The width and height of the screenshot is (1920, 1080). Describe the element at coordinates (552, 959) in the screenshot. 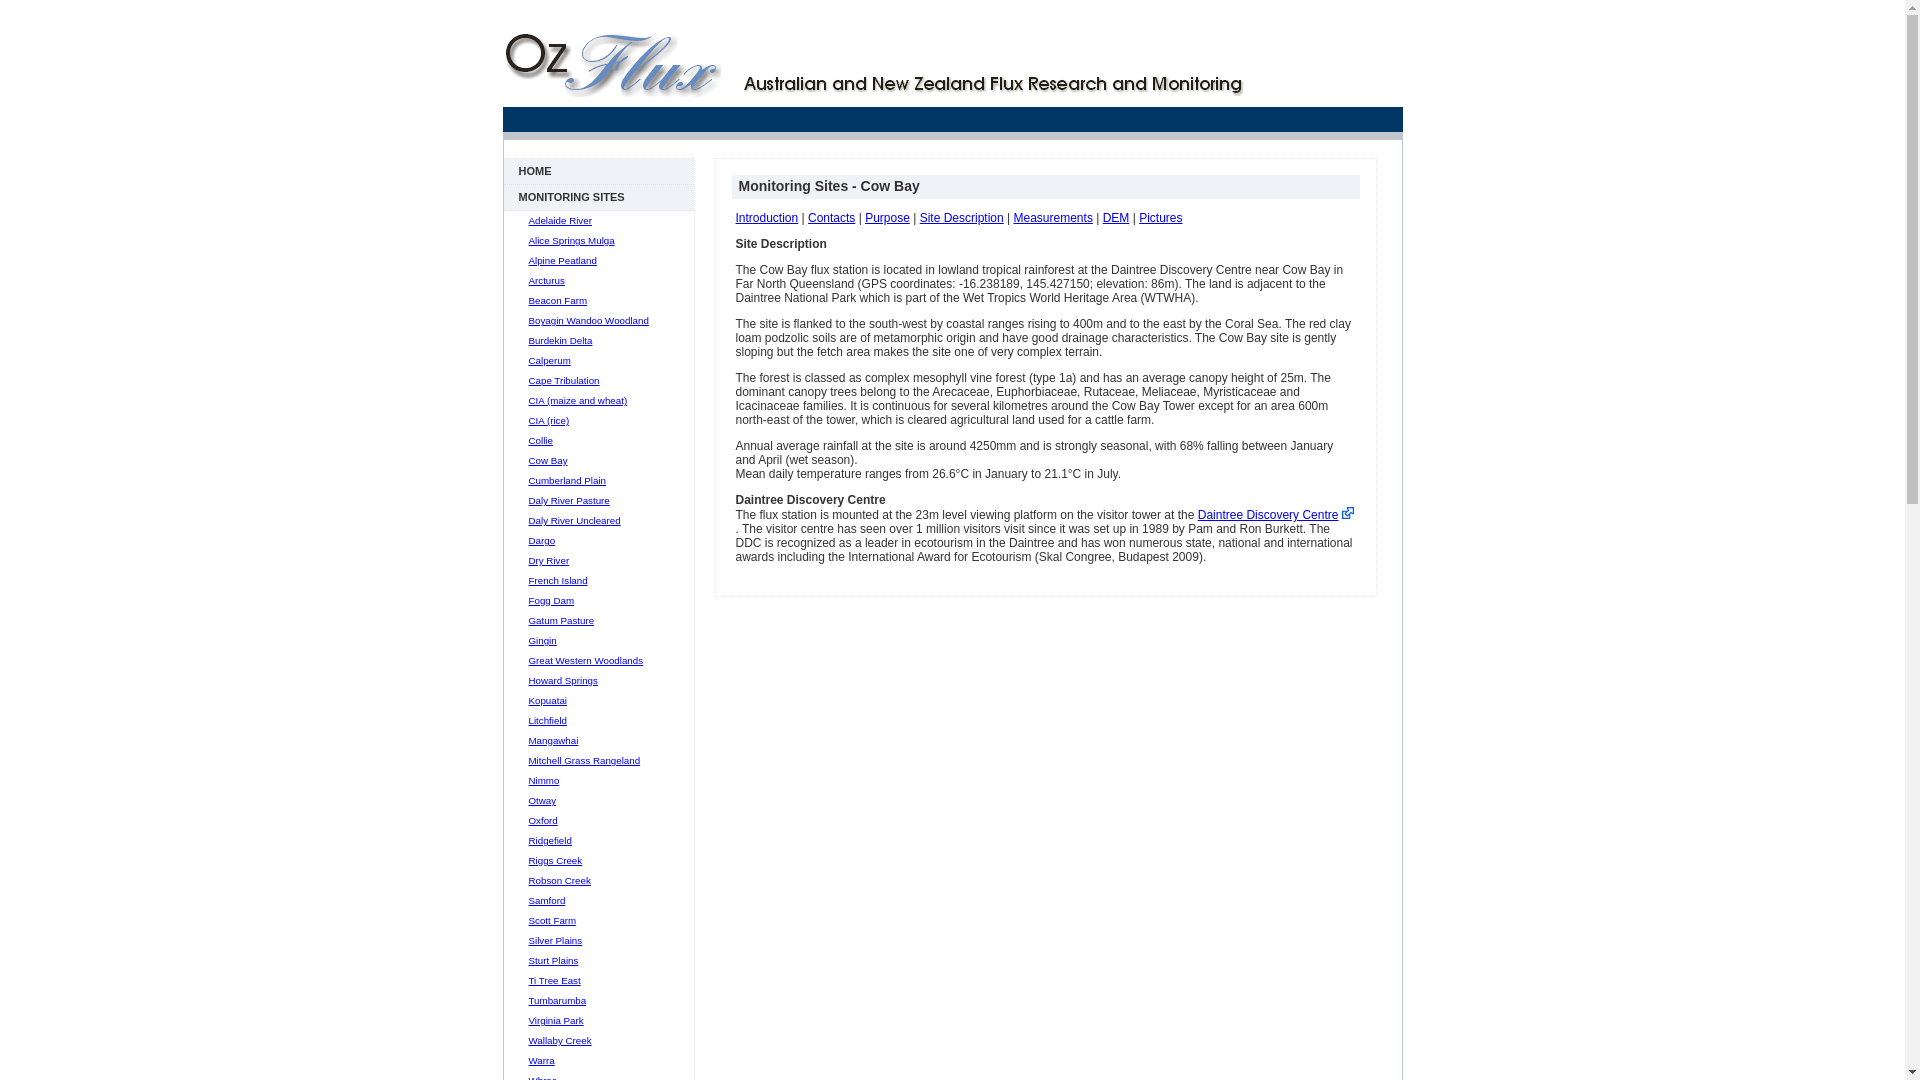

I see `'Sturt Plains'` at that location.